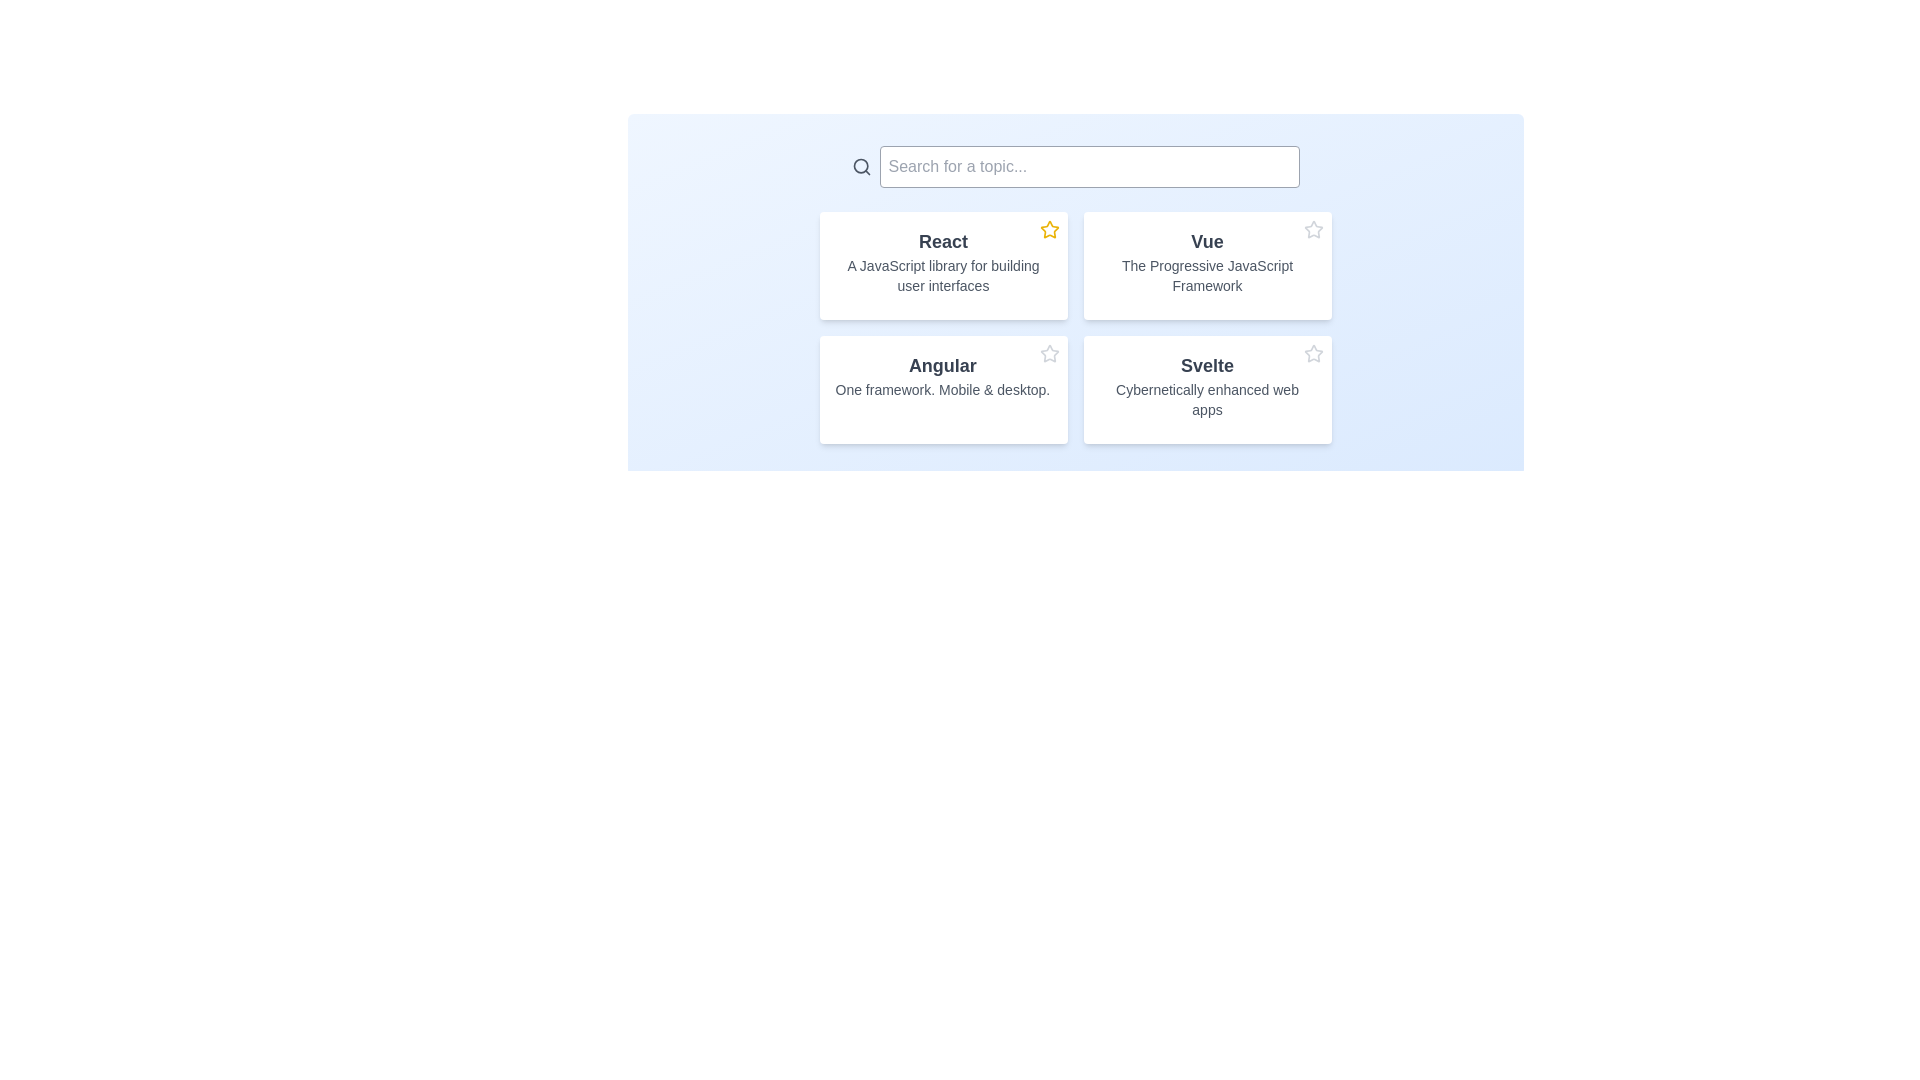 This screenshot has height=1080, width=1920. What do you see at coordinates (1206, 276) in the screenshot?
I see `the text display that provides additional context about the 'Vue' framework, located below the title text in the vertical layout` at bounding box center [1206, 276].